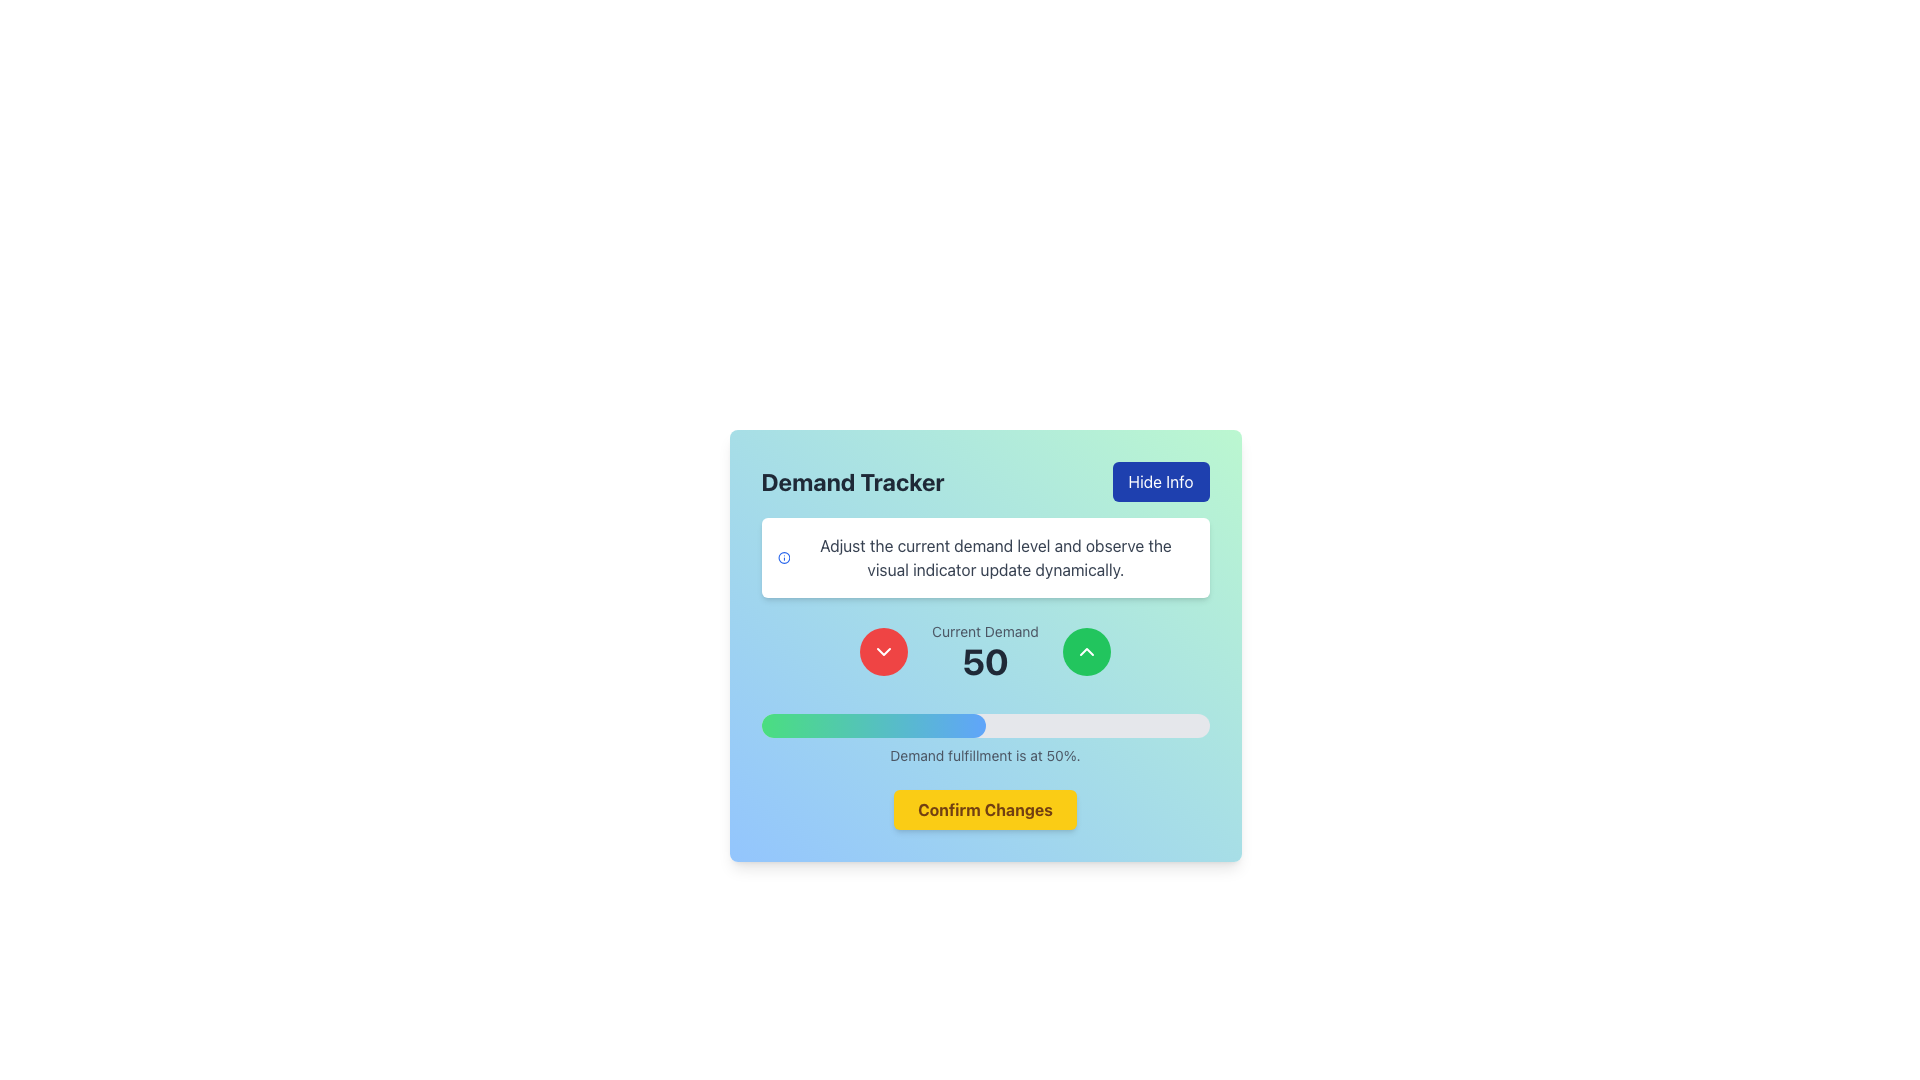 The height and width of the screenshot is (1080, 1920). I want to click on the 'Demand Tracker' text label, which is prominently displayed in the header area with a bold, large font and a modern sans-serif typeface, positioned to the left of the 'Hide Info' button, so click(853, 482).